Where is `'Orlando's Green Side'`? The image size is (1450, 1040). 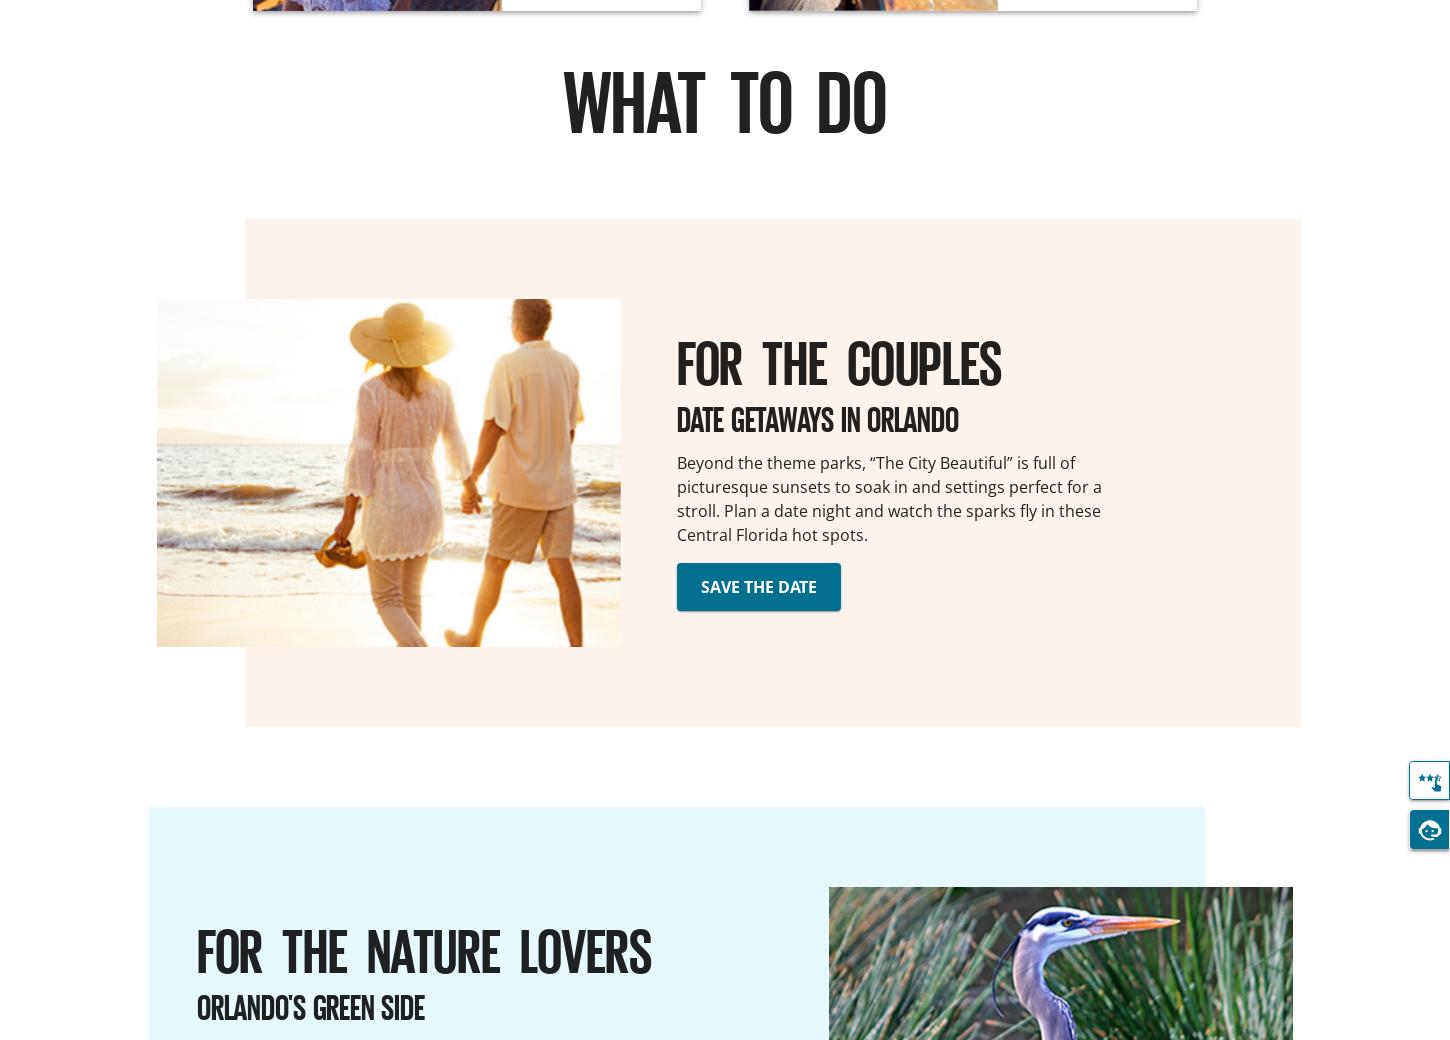
'Orlando's Green Side' is located at coordinates (310, 1005).